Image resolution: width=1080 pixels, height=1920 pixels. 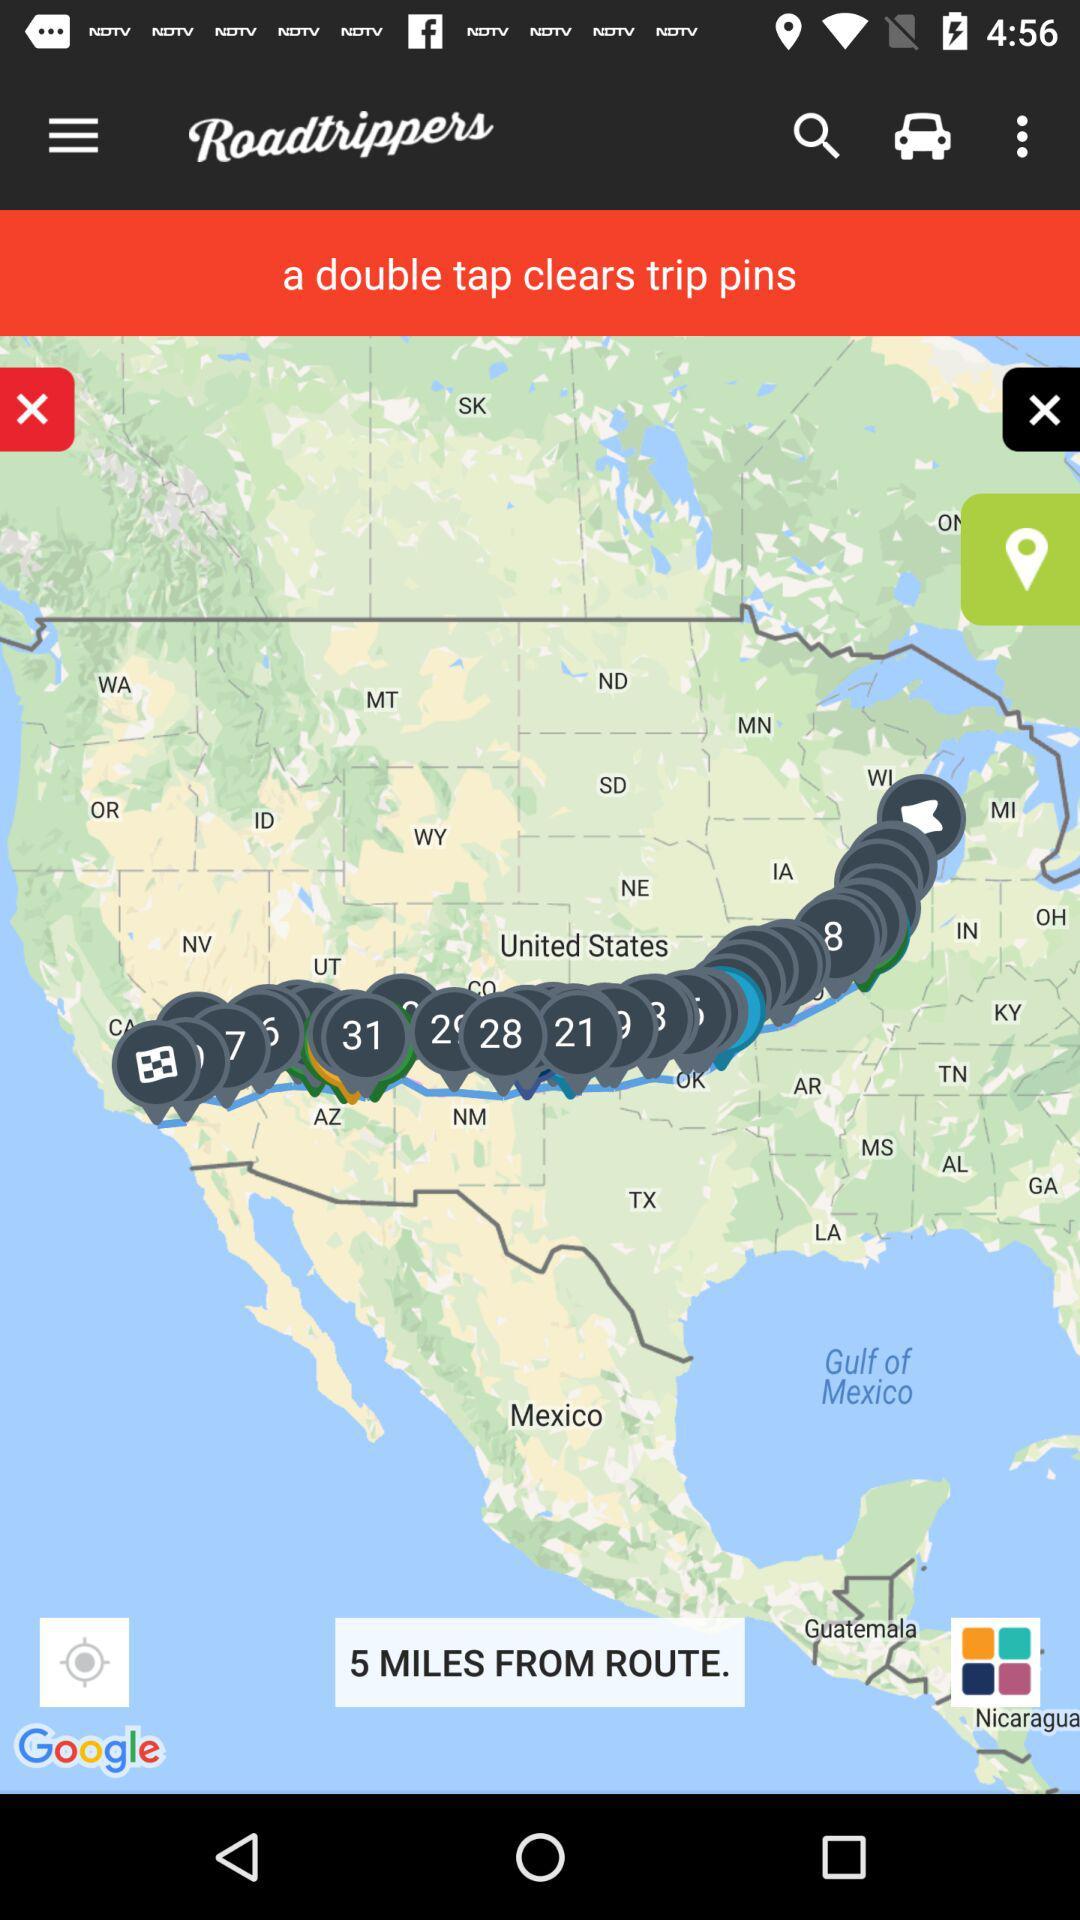 I want to click on the close icon, so click(x=1039, y=408).